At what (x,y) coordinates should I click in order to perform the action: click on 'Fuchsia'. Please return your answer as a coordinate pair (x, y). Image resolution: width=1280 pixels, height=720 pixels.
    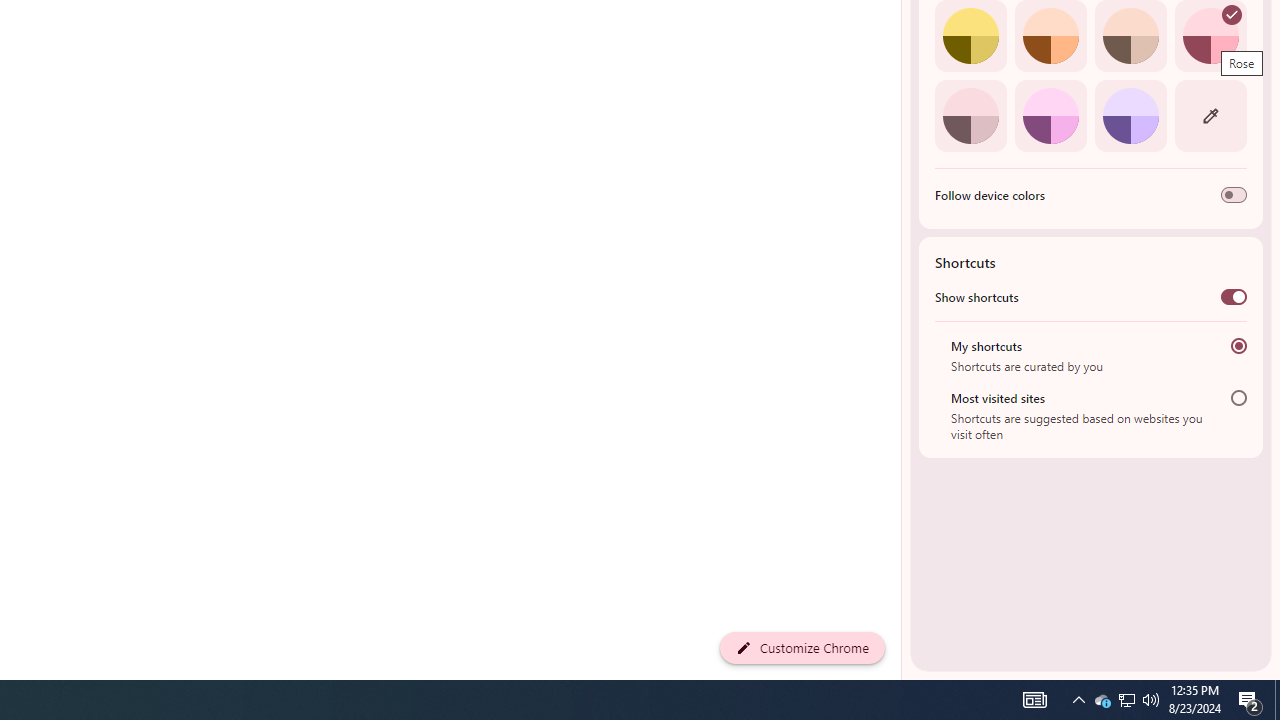
    Looking at the image, I should click on (1049, 115).